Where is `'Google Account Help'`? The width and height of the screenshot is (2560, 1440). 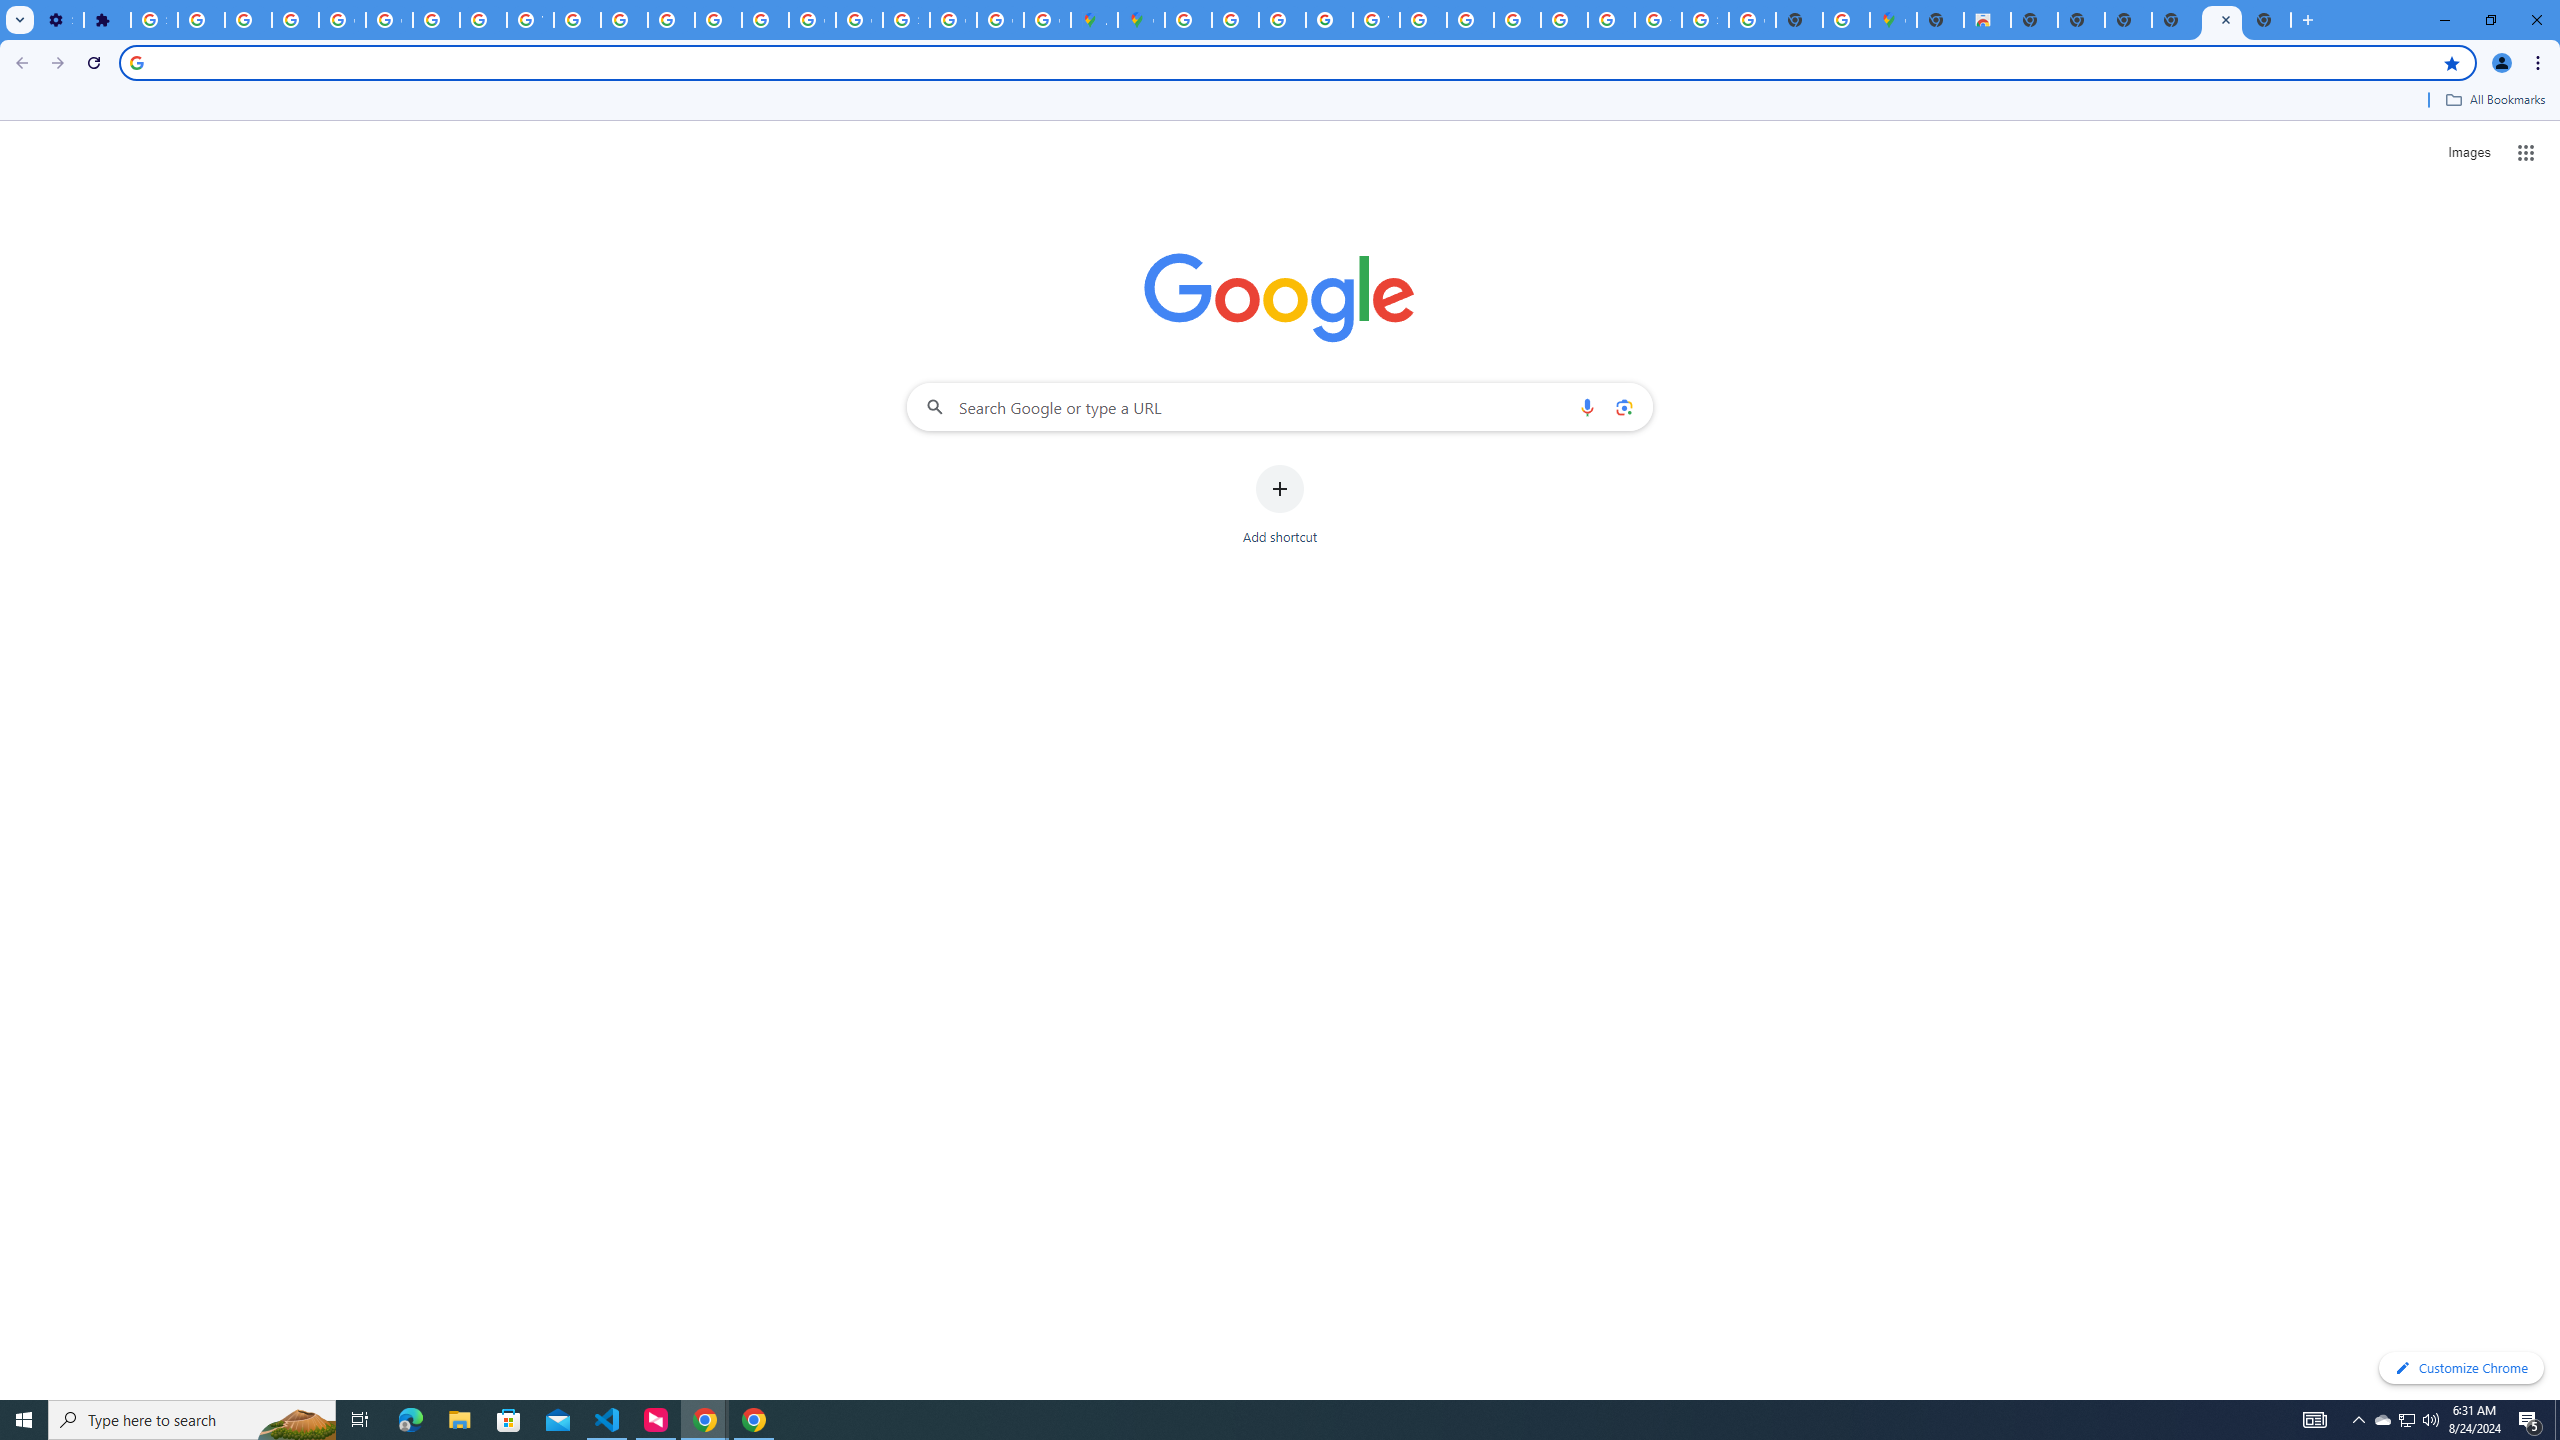
'Google Account Help' is located at coordinates (341, 19).